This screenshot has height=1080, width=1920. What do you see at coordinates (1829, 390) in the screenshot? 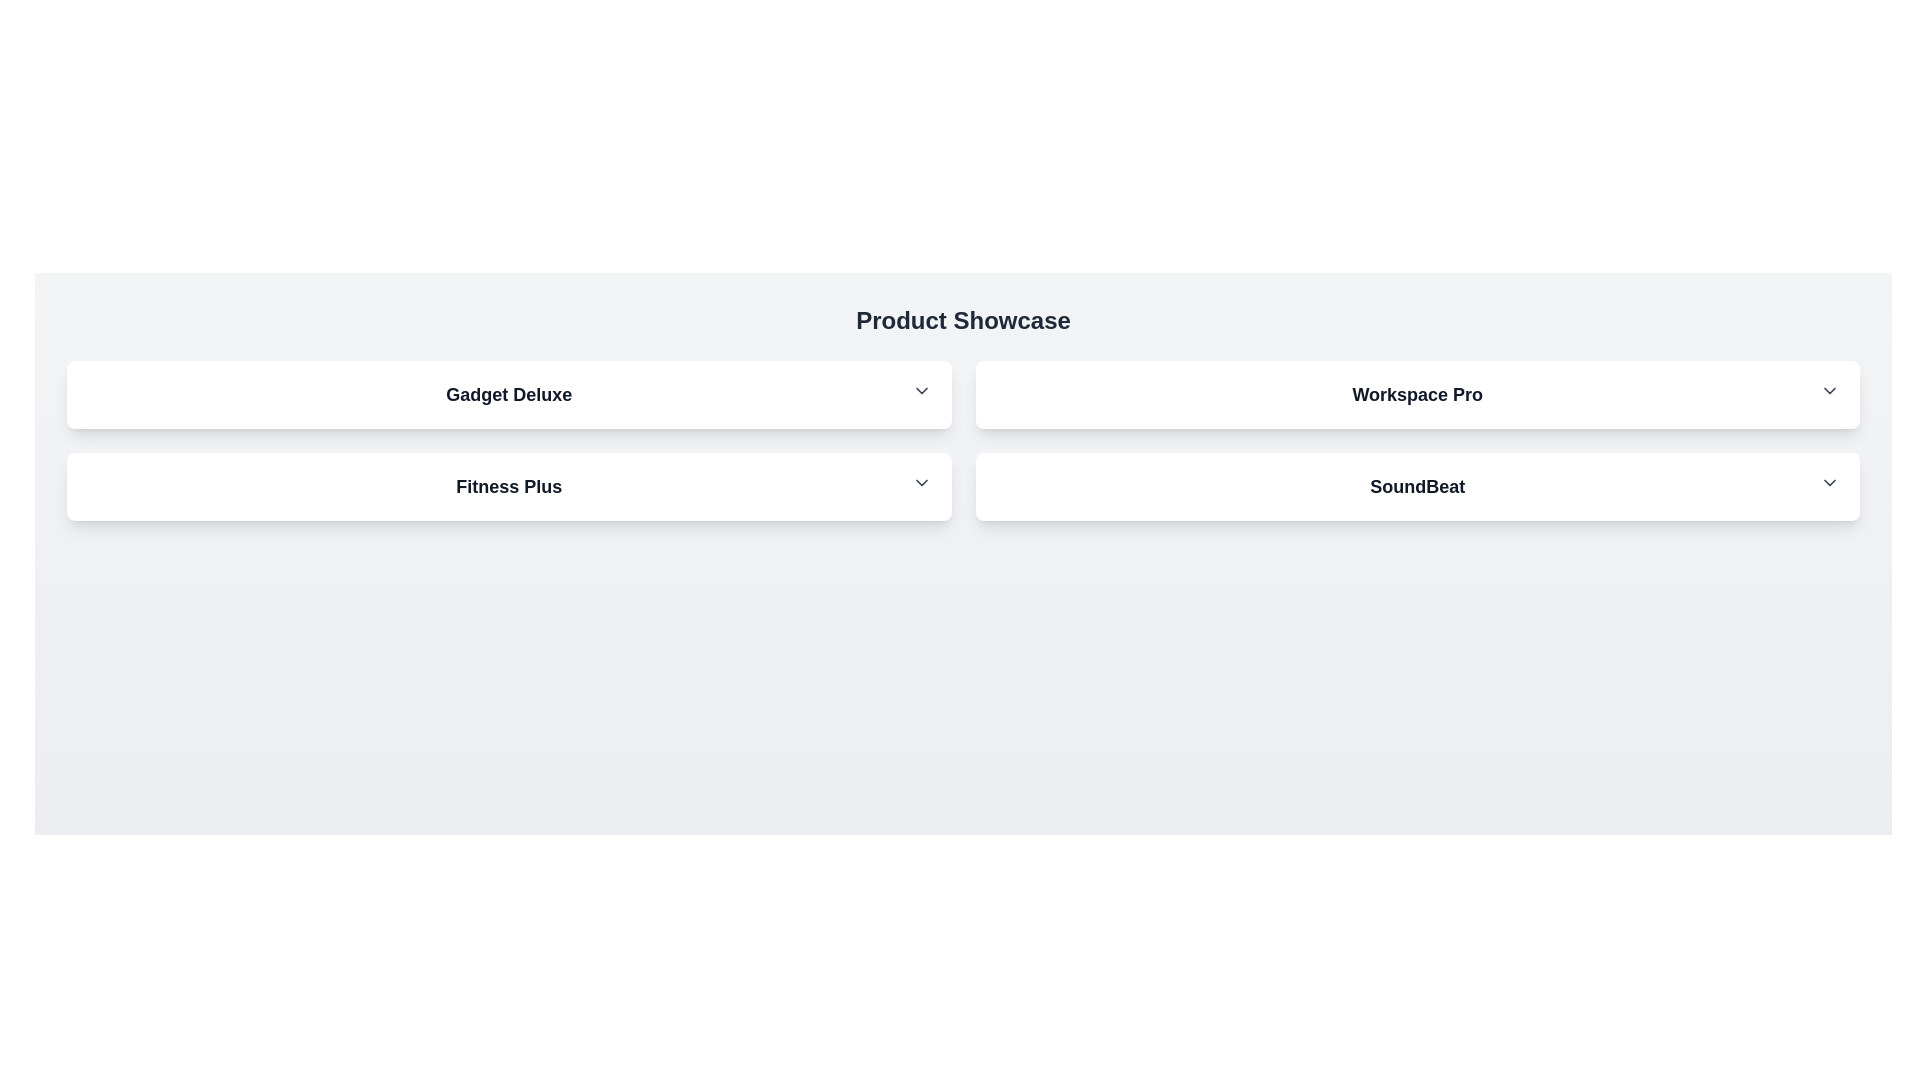
I see `the interactive button located in the top-right corner of the 'Workspace Pro' card to change its background color` at bounding box center [1829, 390].